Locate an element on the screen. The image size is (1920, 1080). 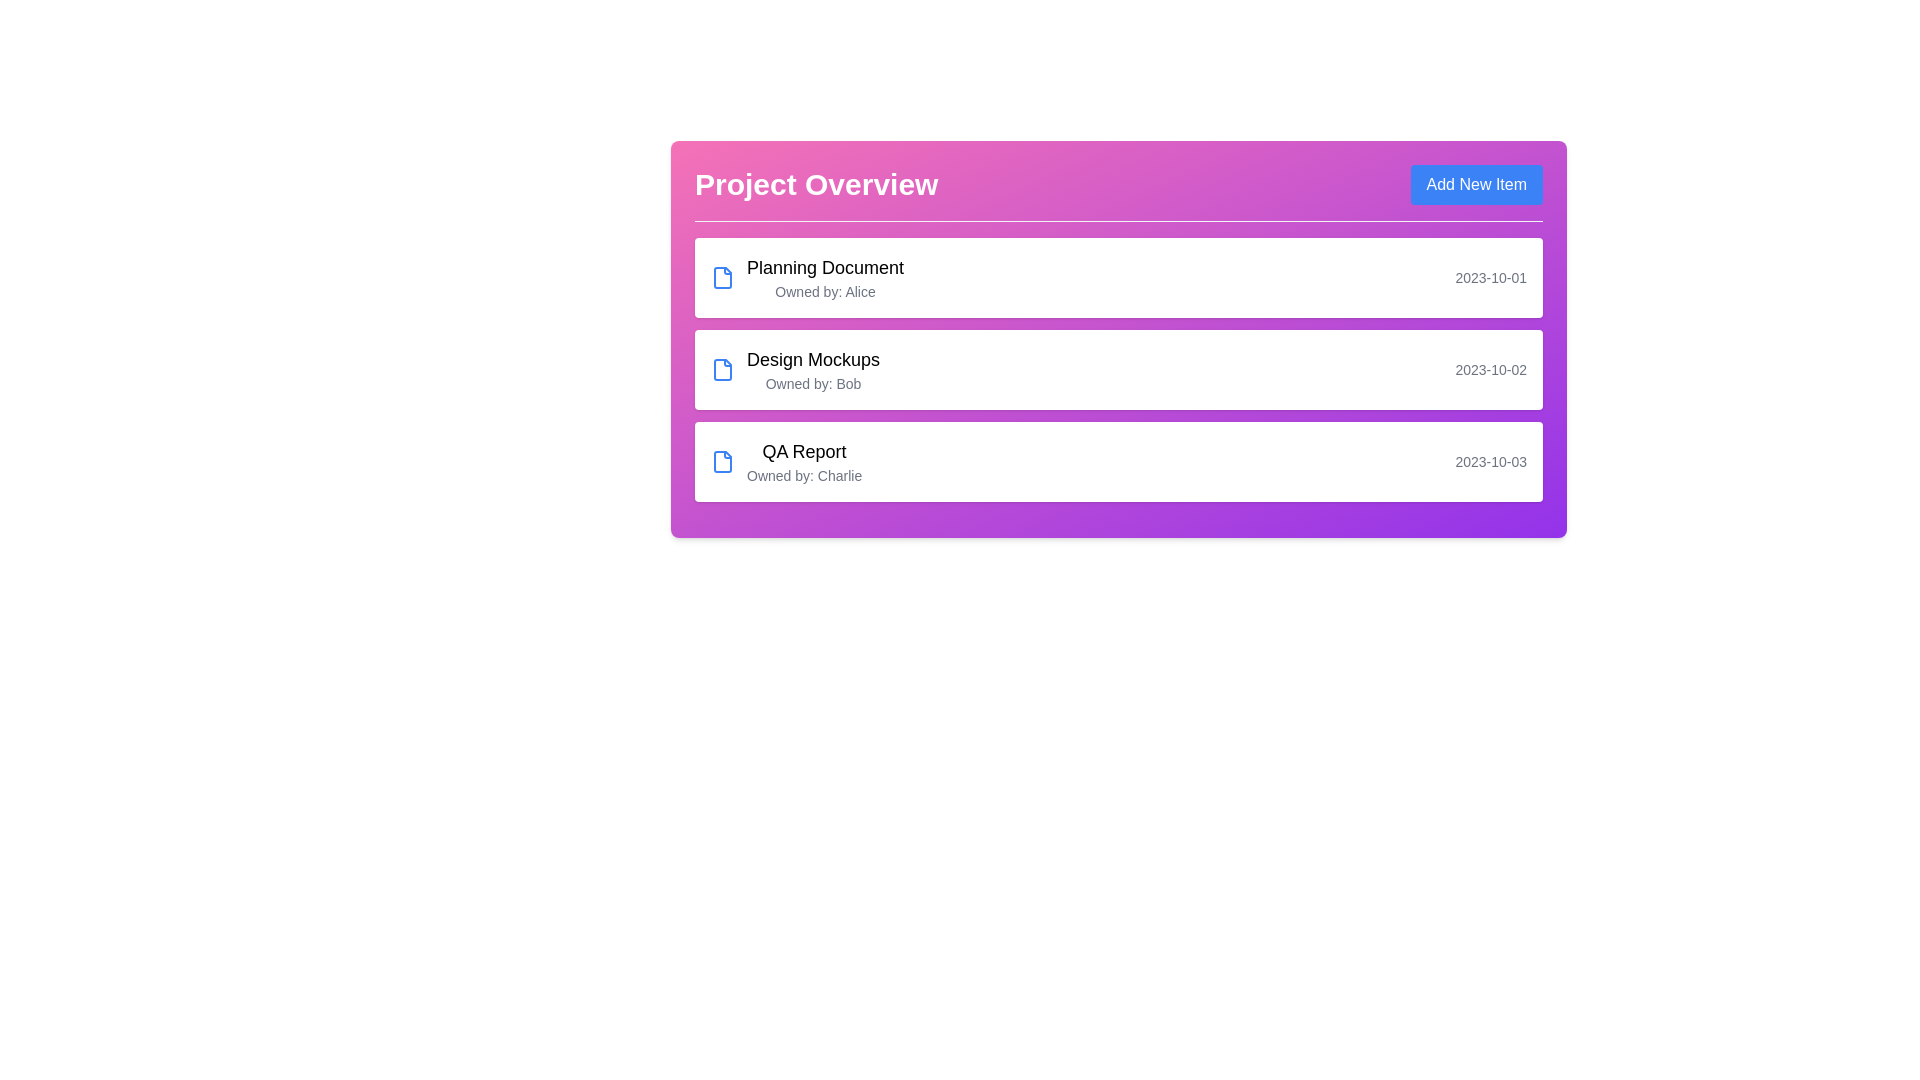
the document icon representing the 'Design Mockups' list item, located to the left of the text 'Design Mockups Owned by: Bob' is located at coordinates (722, 370).